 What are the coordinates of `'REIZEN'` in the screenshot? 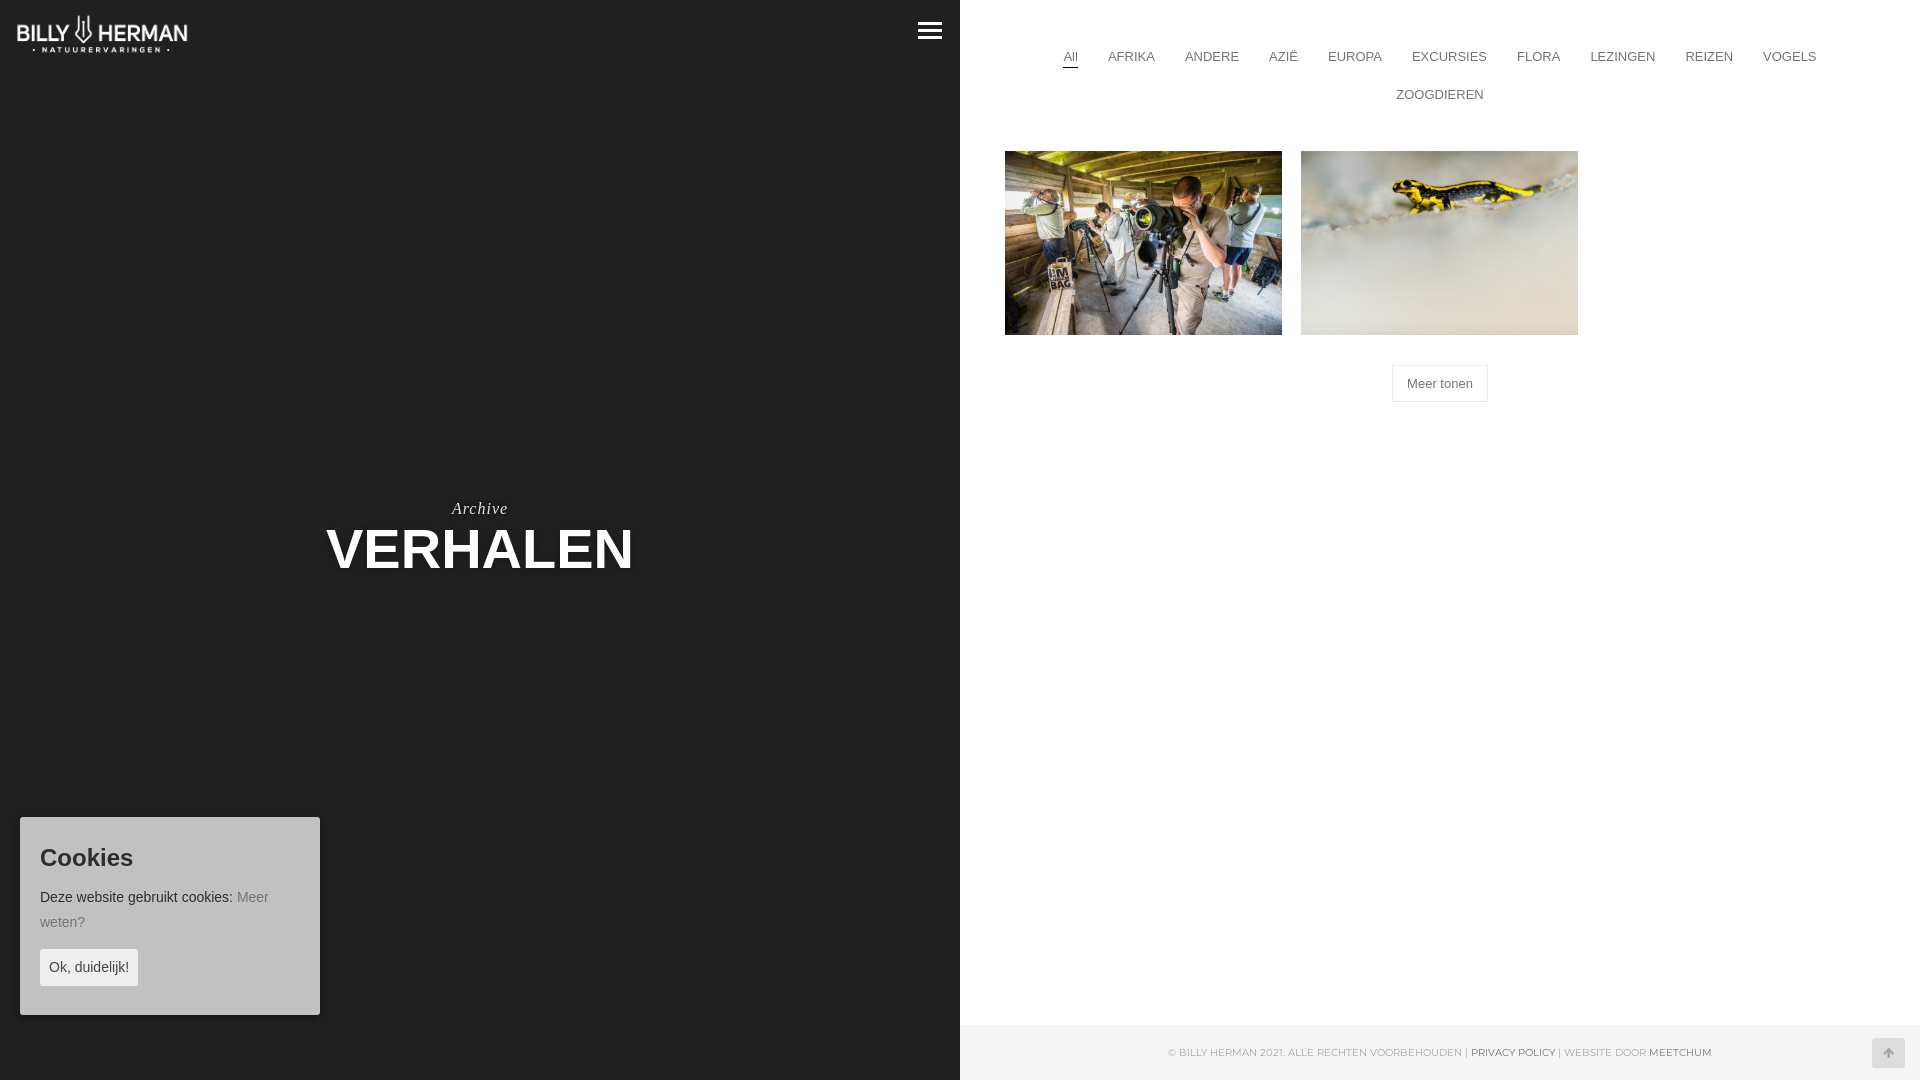 It's located at (1707, 55).